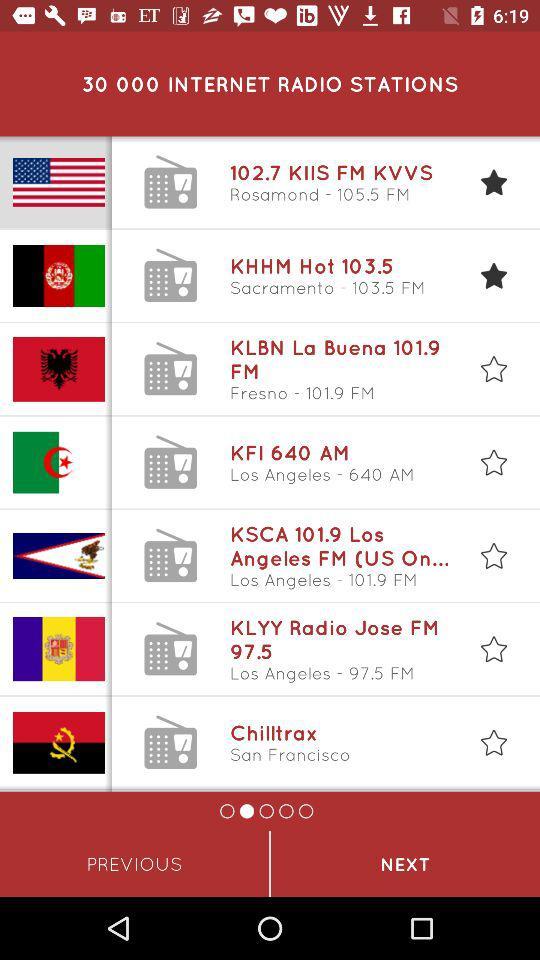  What do you see at coordinates (492, 742) in the screenshot?
I see `the last star` at bounding box center [492, 742].